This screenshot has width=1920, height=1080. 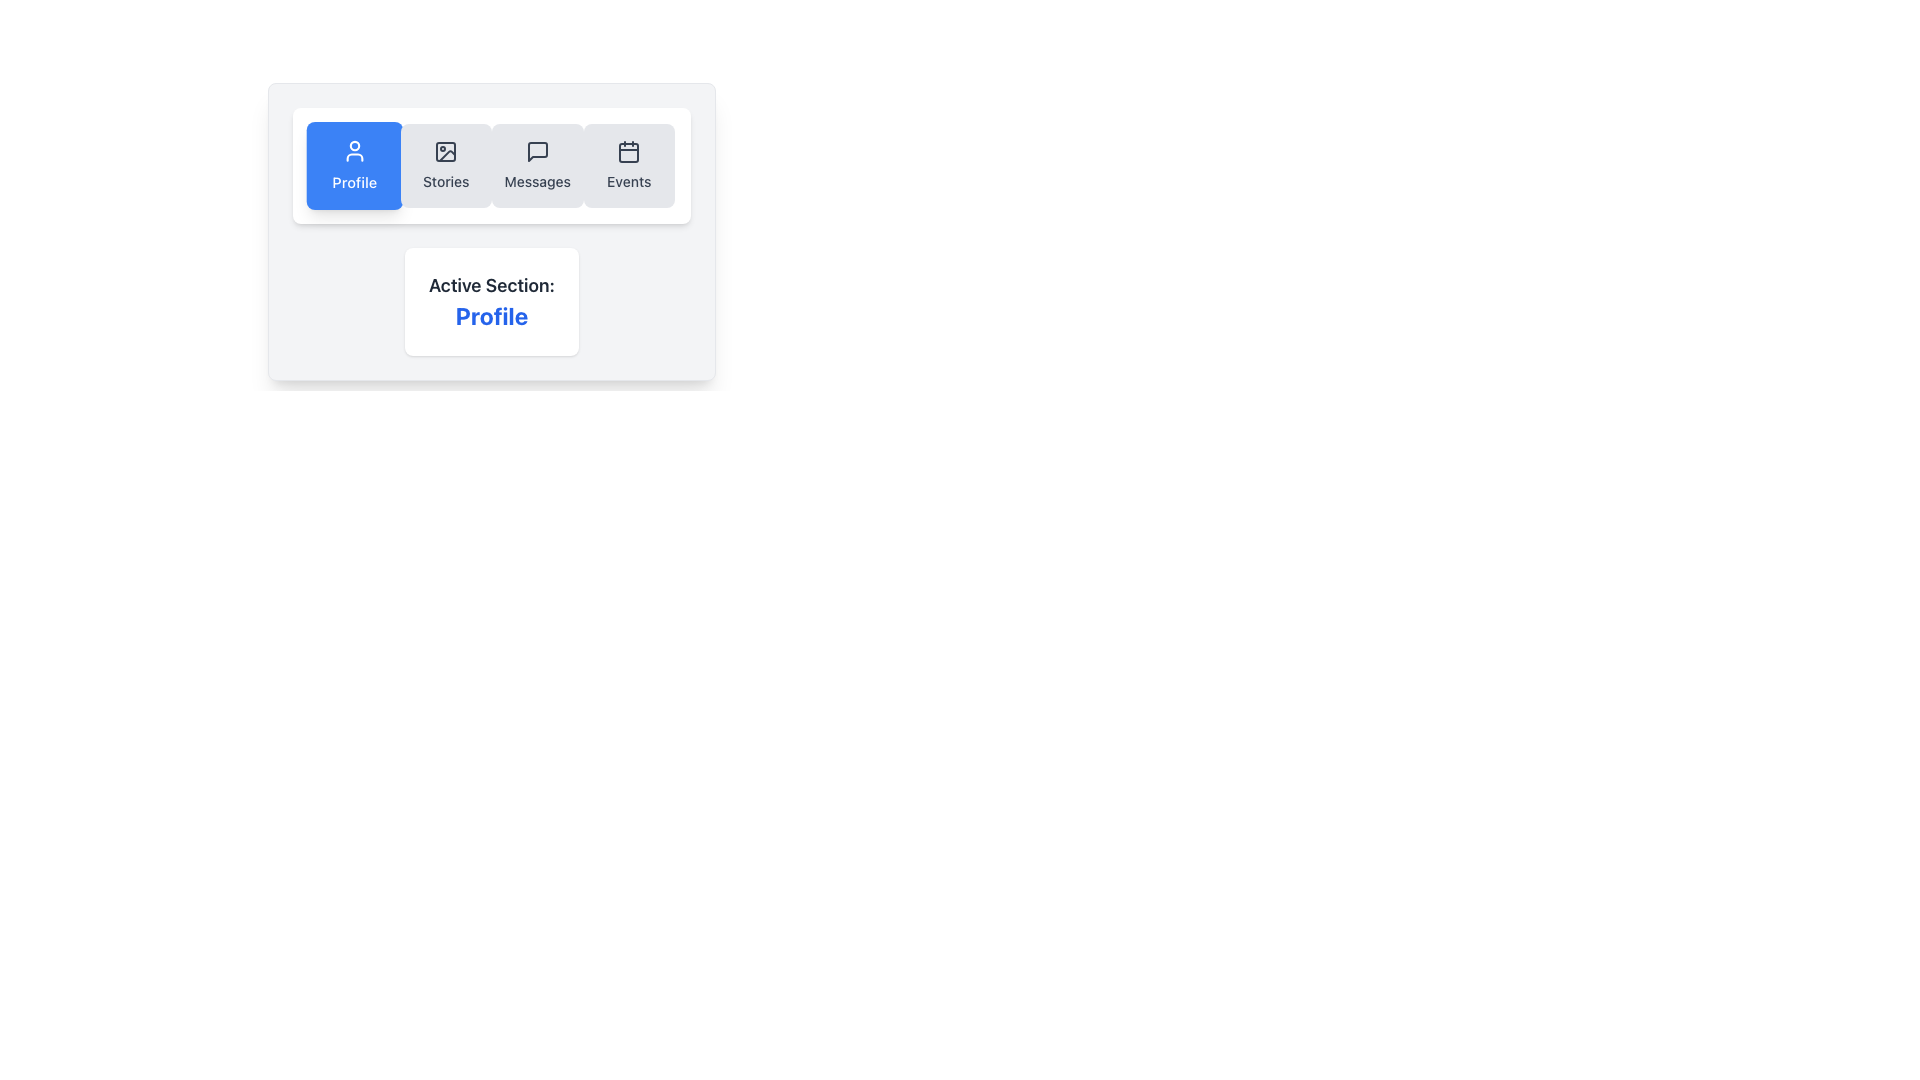 I want to click on the 'Events' button in the navigation panel, so click(x=628, y=164).